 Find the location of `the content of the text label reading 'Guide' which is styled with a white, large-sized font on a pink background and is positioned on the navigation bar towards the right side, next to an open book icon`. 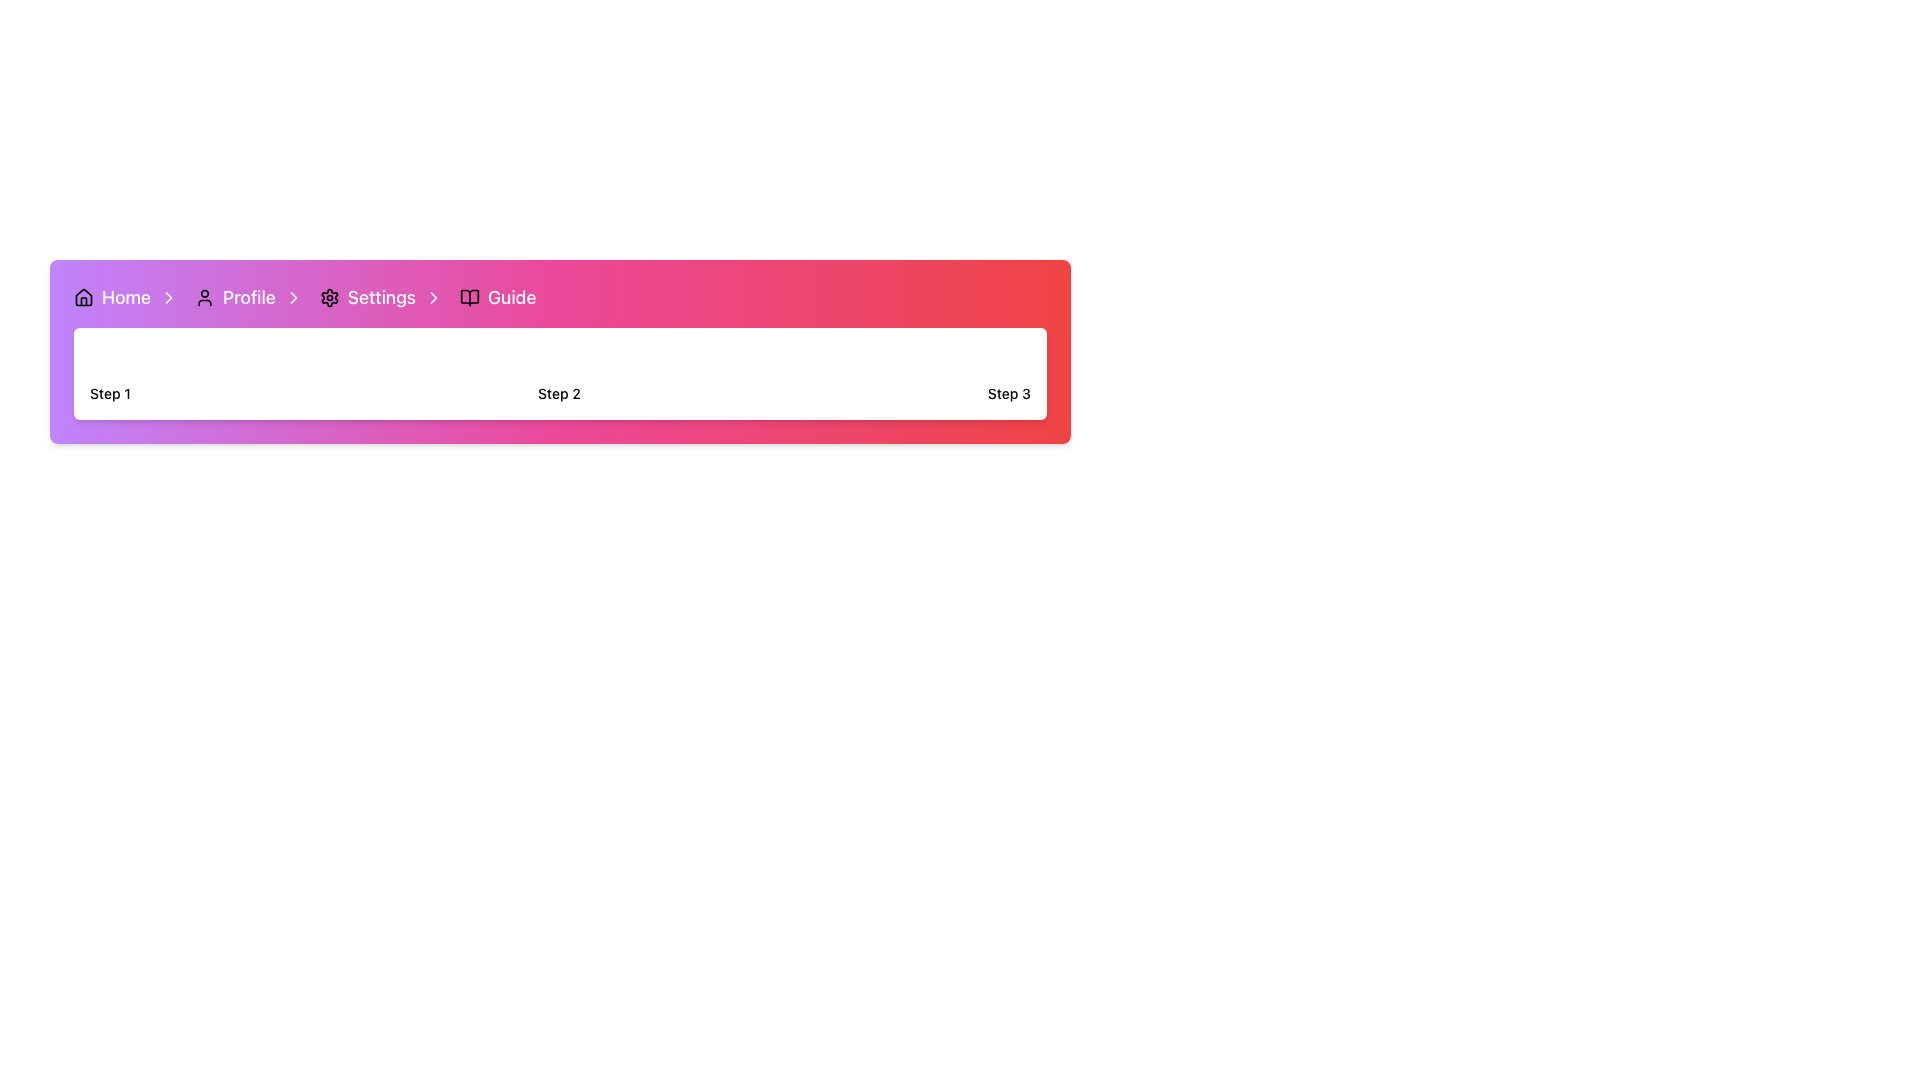

the content of the text label reading 'Guide' which is styled with a white, large-sized font on a pink background and is positioned on the navigation bar towards the right side, next to an open book icon is located at coordinates (512, 297).